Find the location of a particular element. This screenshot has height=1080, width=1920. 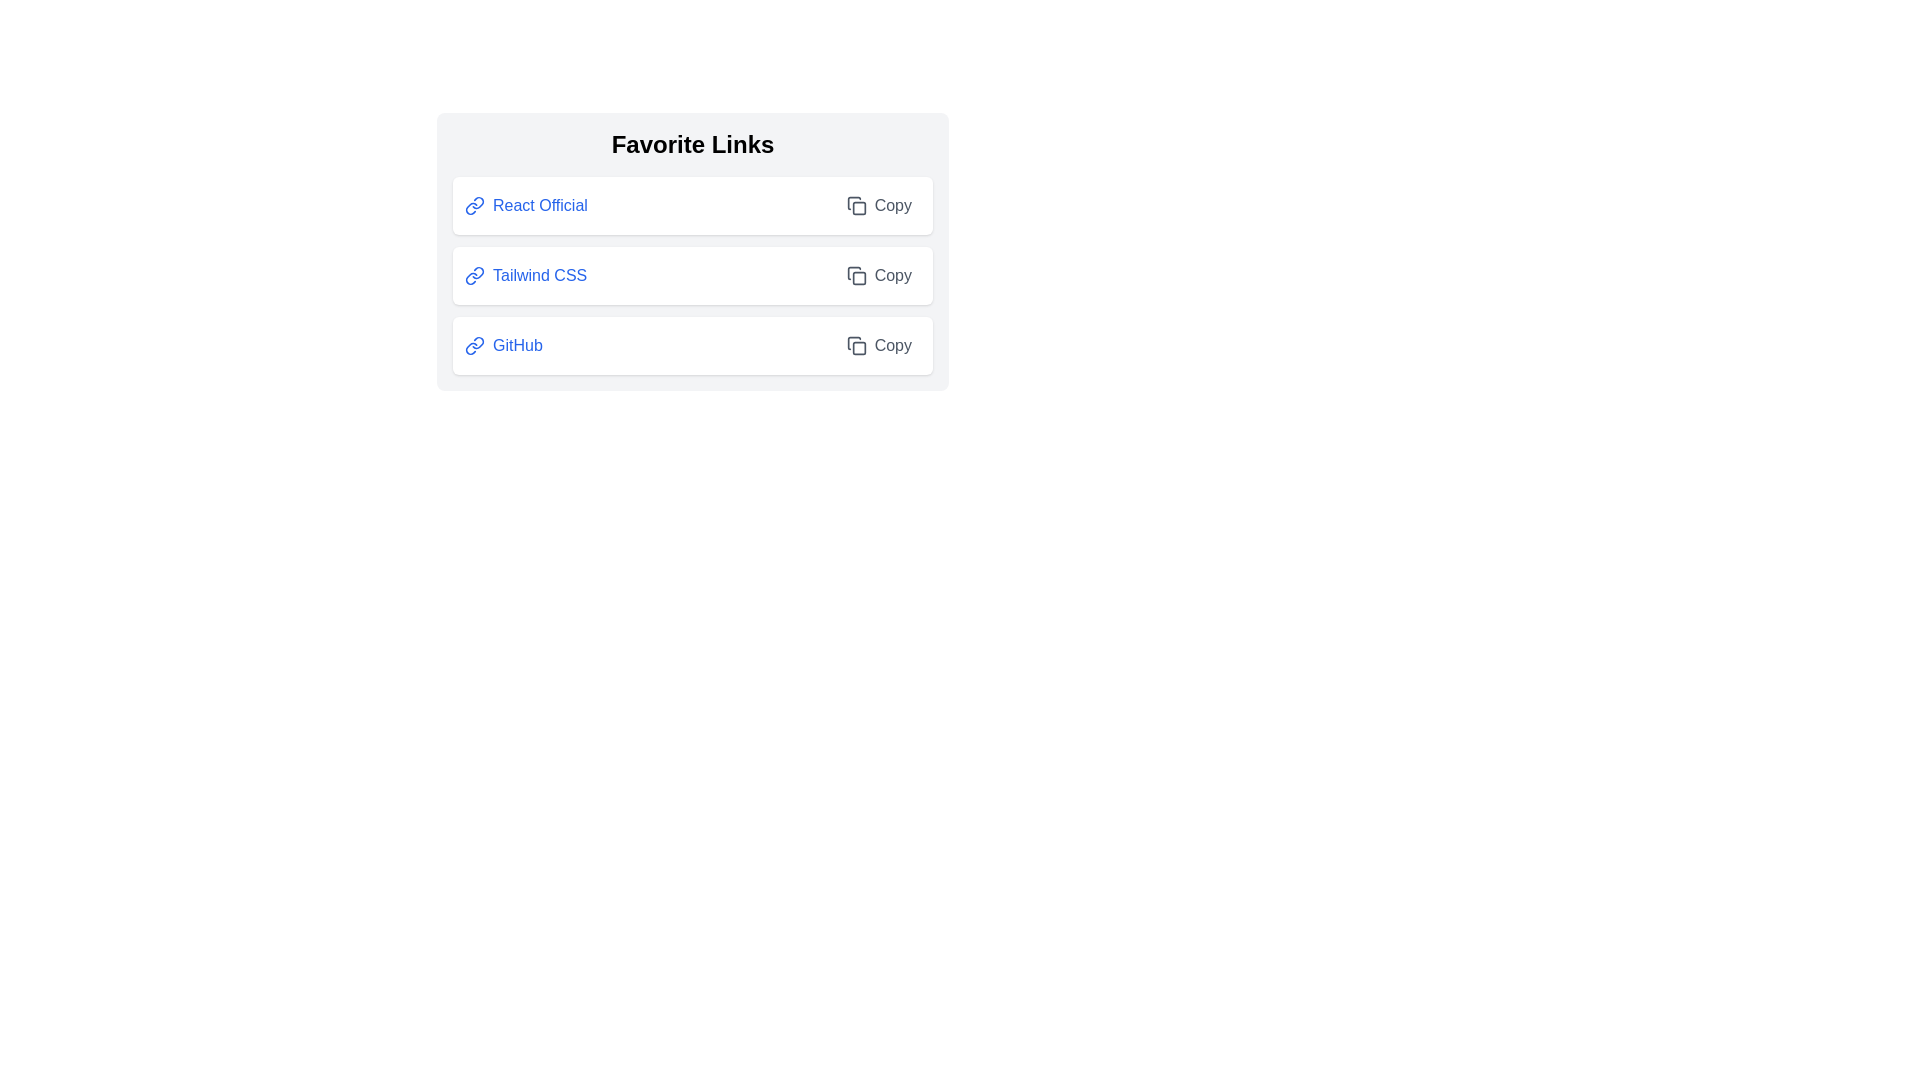

the small, rounded rectangle within the 'Copy' button, which is aligned to the right of the 'GitHub' link in the third row of the 'Favorite Links' list is located at coordinates (859, 347).